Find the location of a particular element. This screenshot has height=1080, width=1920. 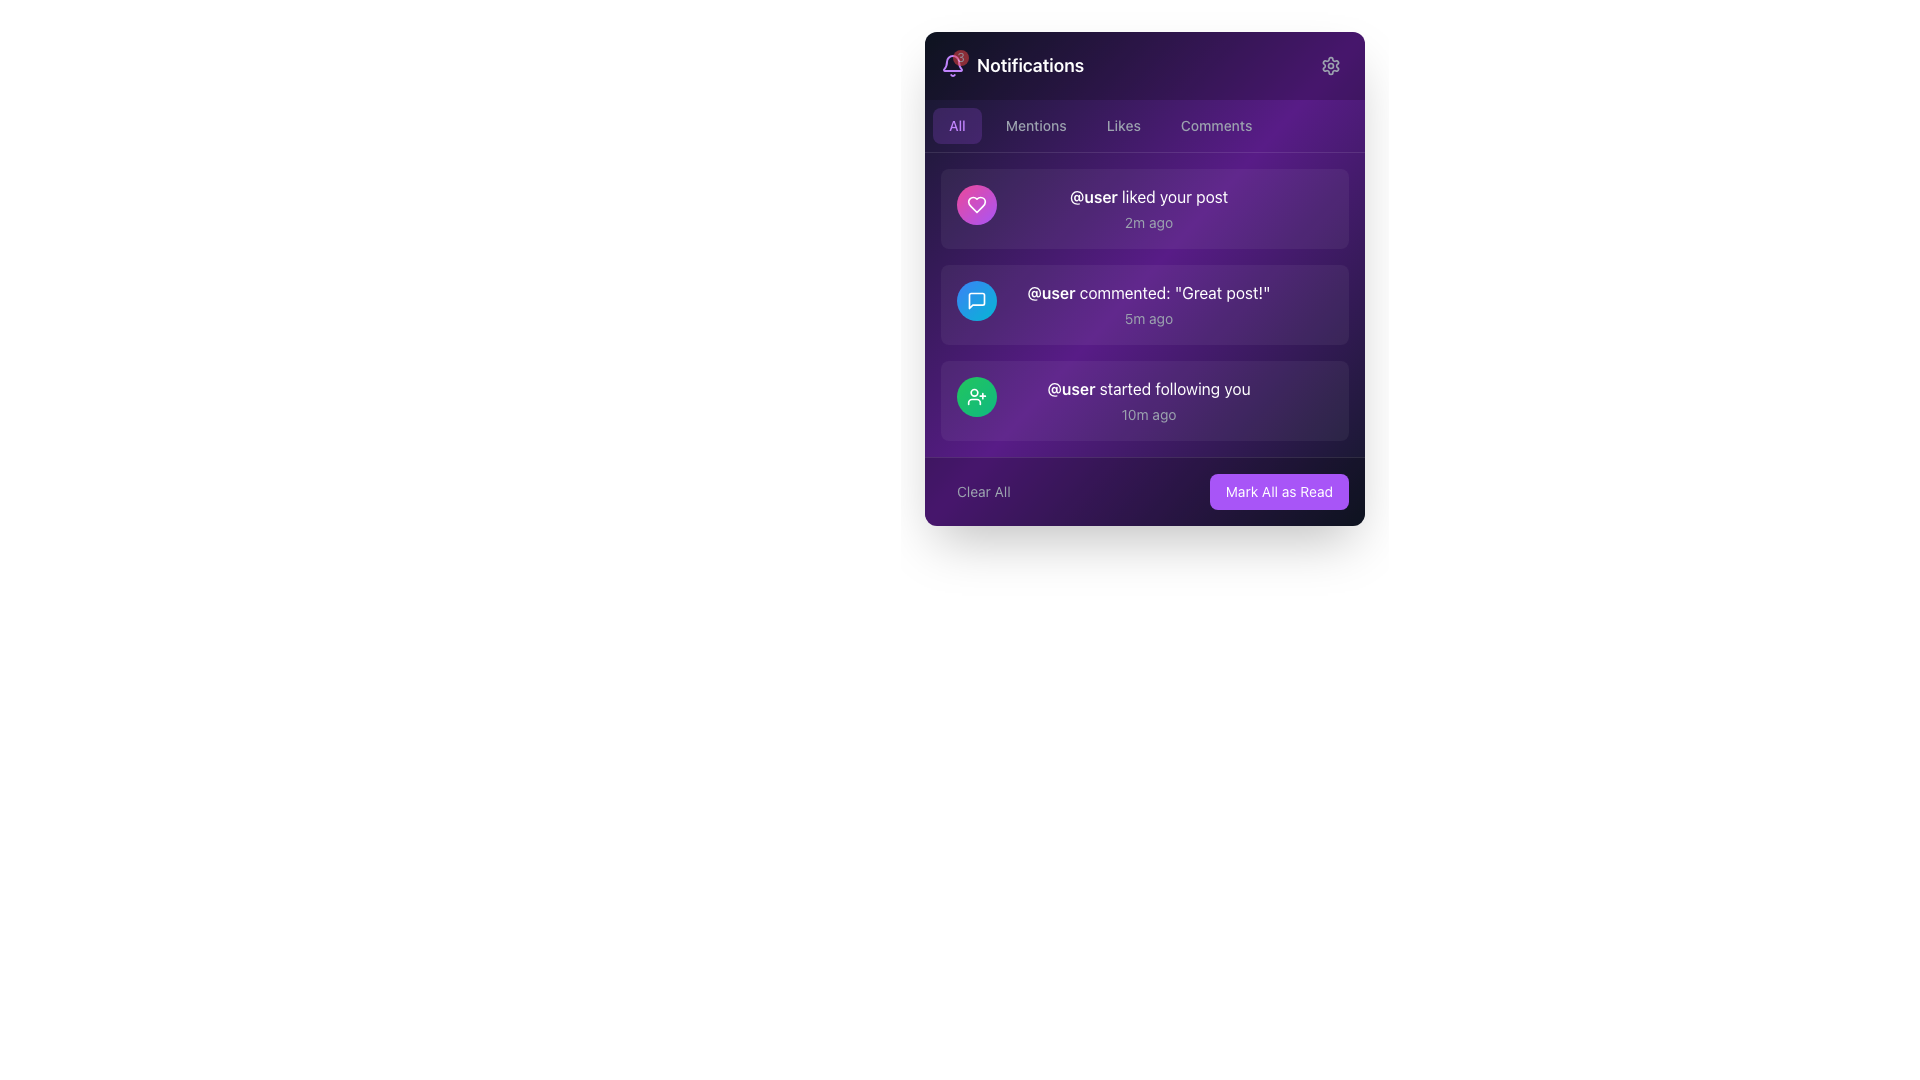

the username text label in the second notification entry is located at coordinates (1050, 293).